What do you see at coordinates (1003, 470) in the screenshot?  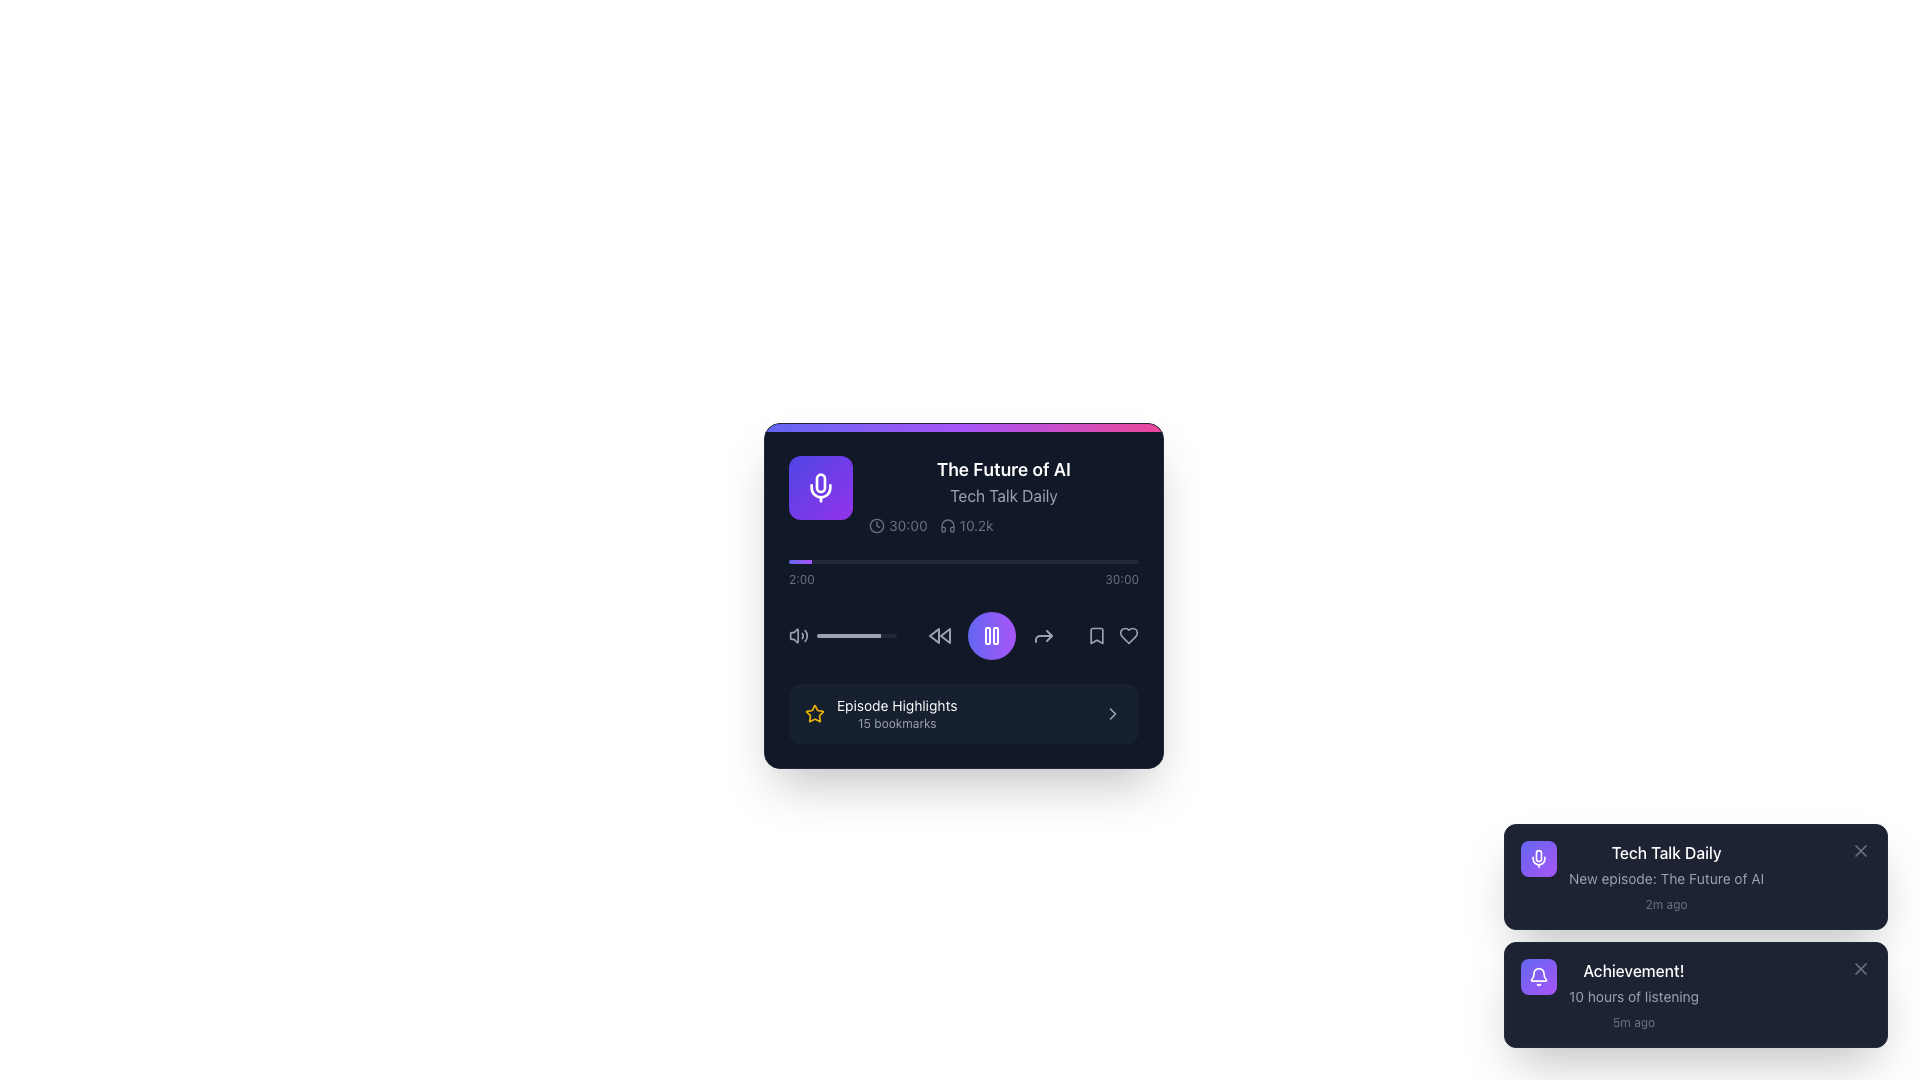 I see `the title text element located at the top-left corner of the card component, above 'Tech Talk Daily', to possibly reveal additional information or tooltips` at bounding box center [1003, 470].